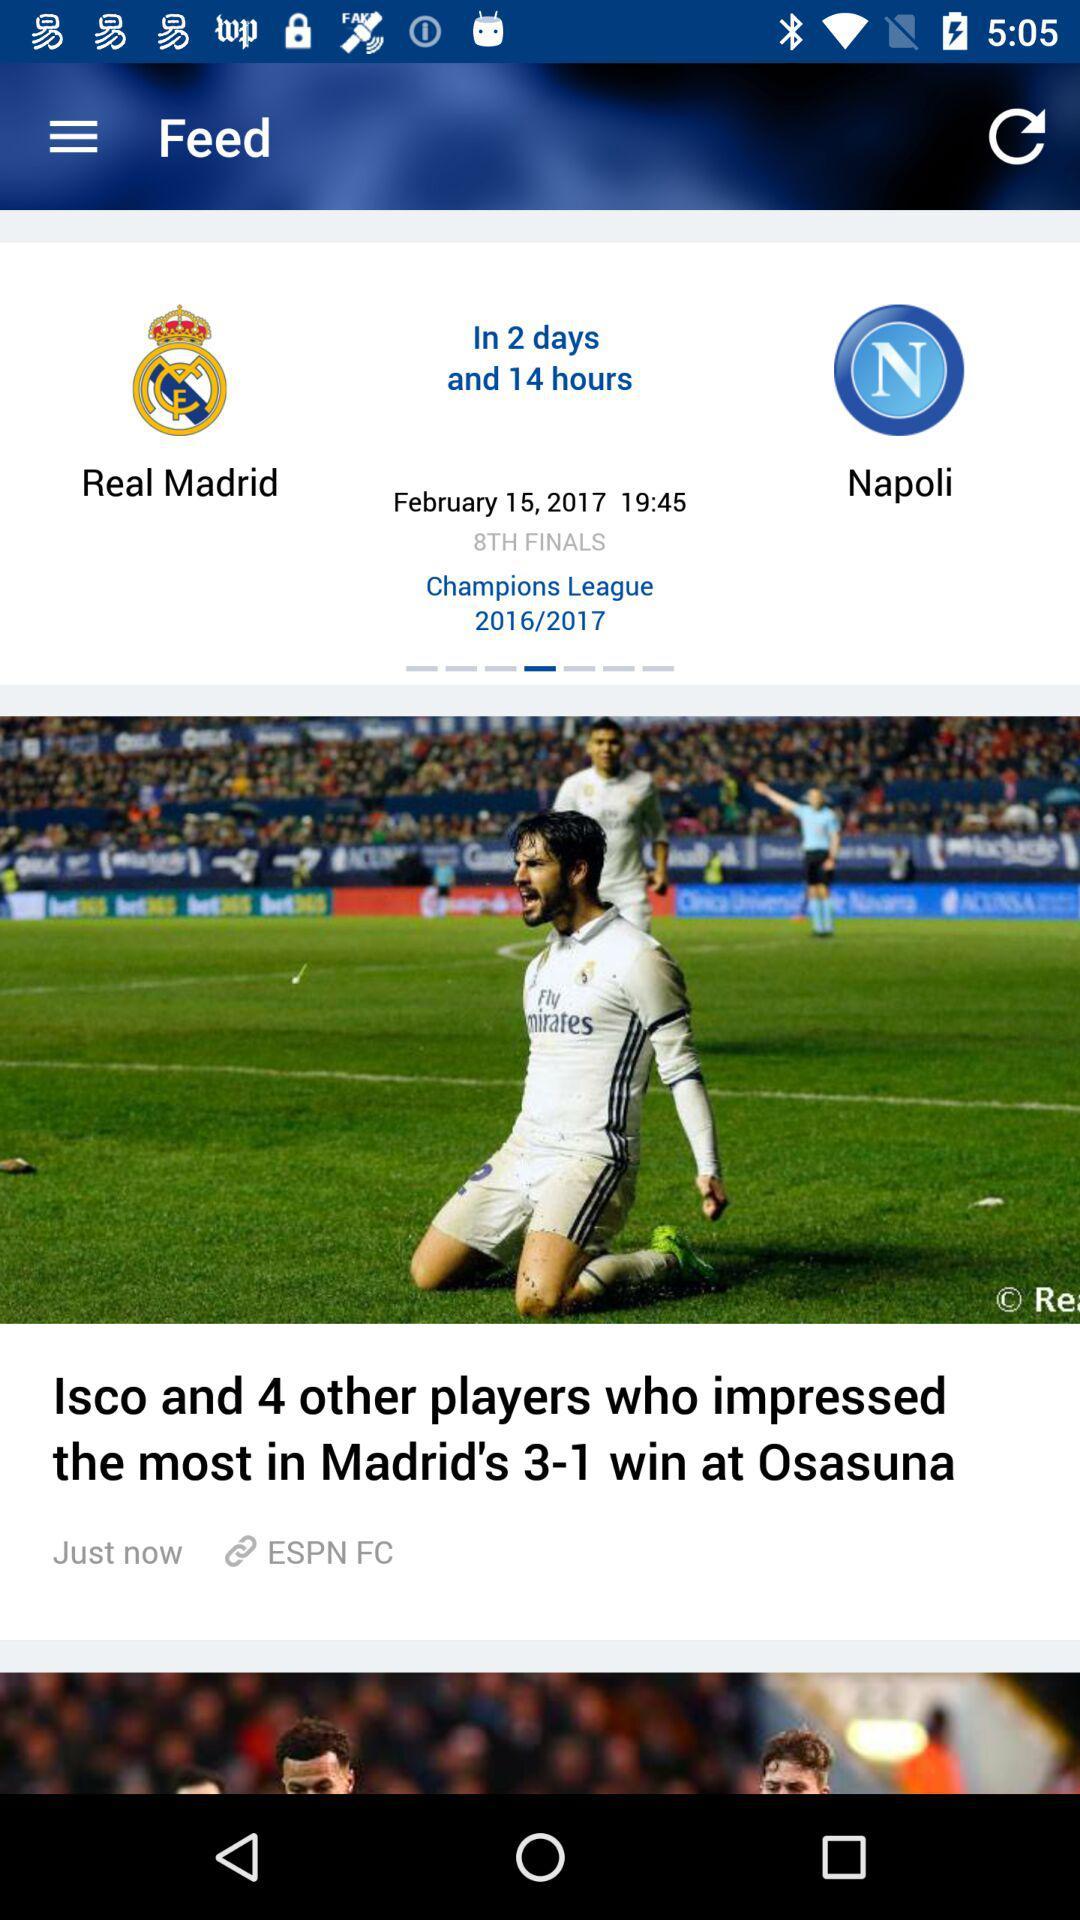 This screenshot has width=1080, height=1920. Describe the element at coordinates (1017, 136) in the screenshot. I see `the icon which is at the top right corner` at that location.